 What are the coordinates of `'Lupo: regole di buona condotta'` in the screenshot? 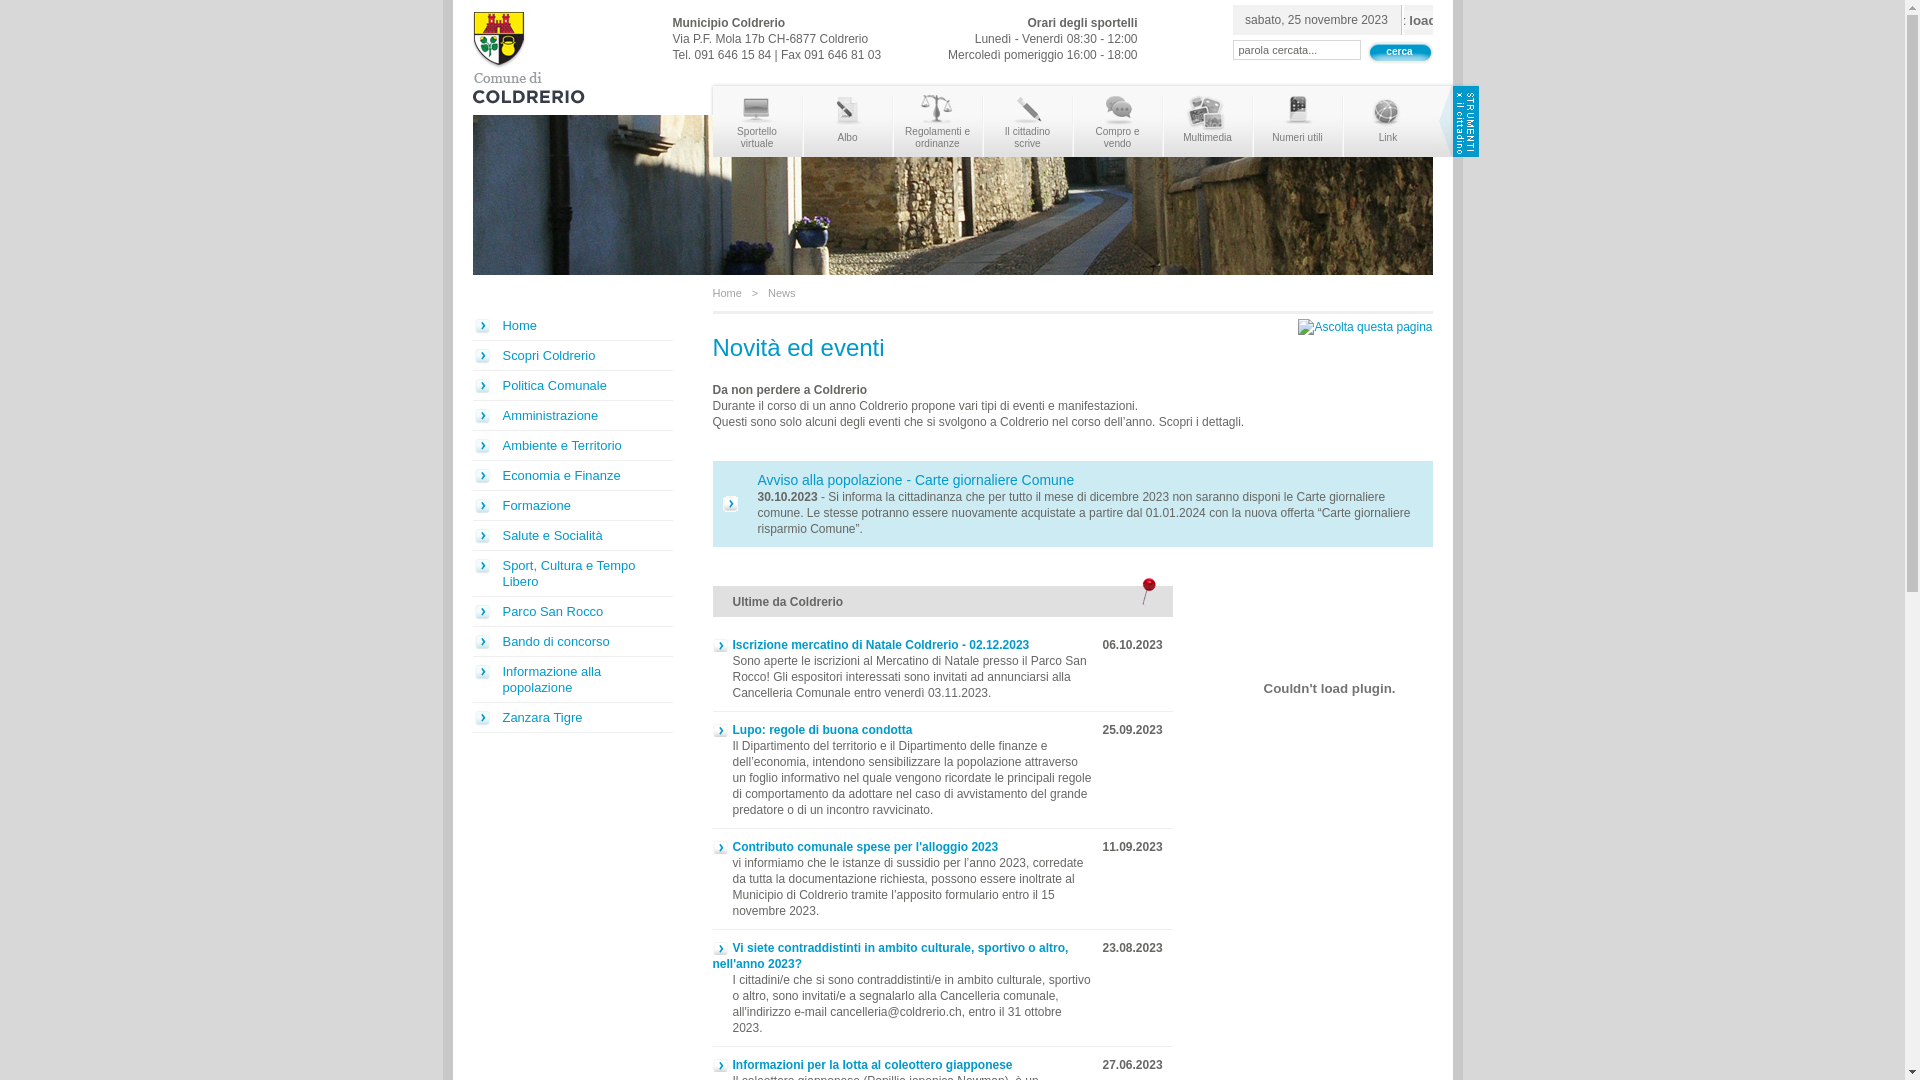 It's located at (711, 729).